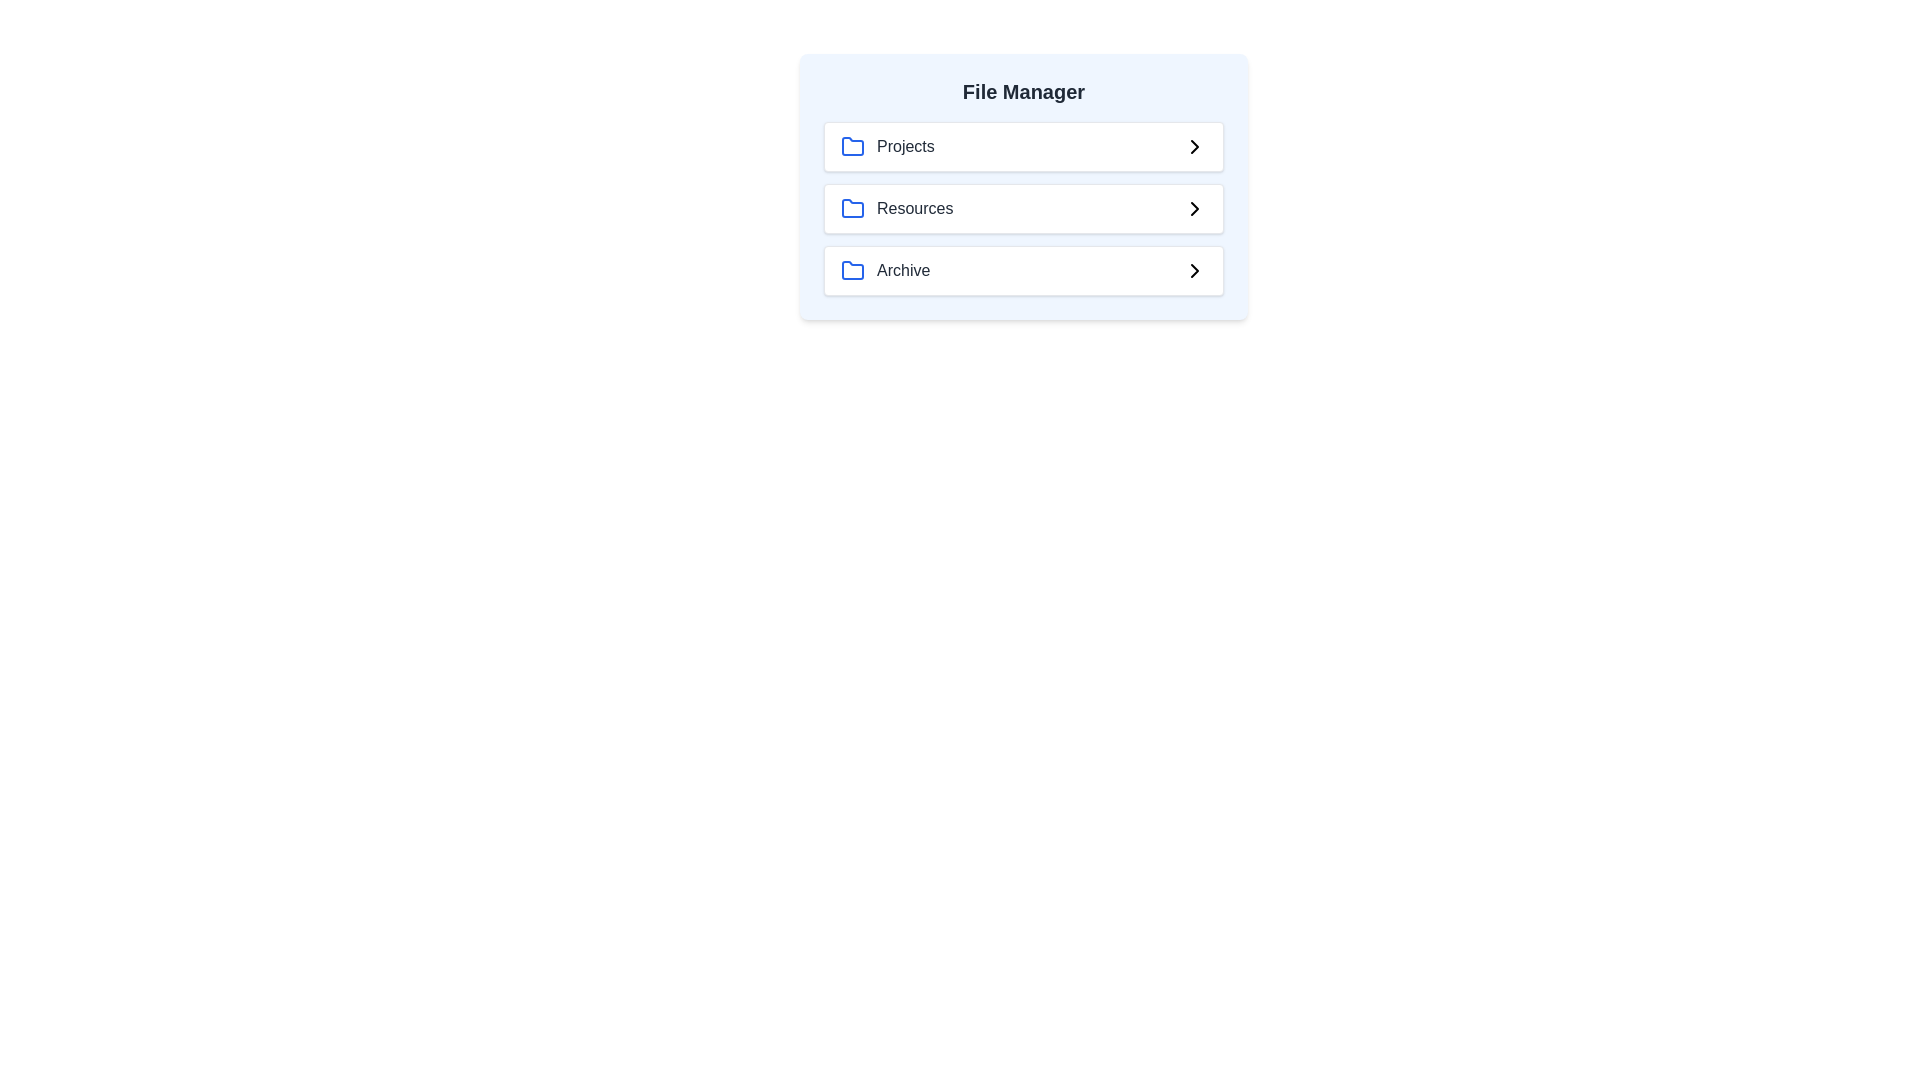 The width and height of the screenshot is (1920, 1080). I want to click on the right-facing chevron arrow icon in the 'File Manager' interface, so click(1195, 270).